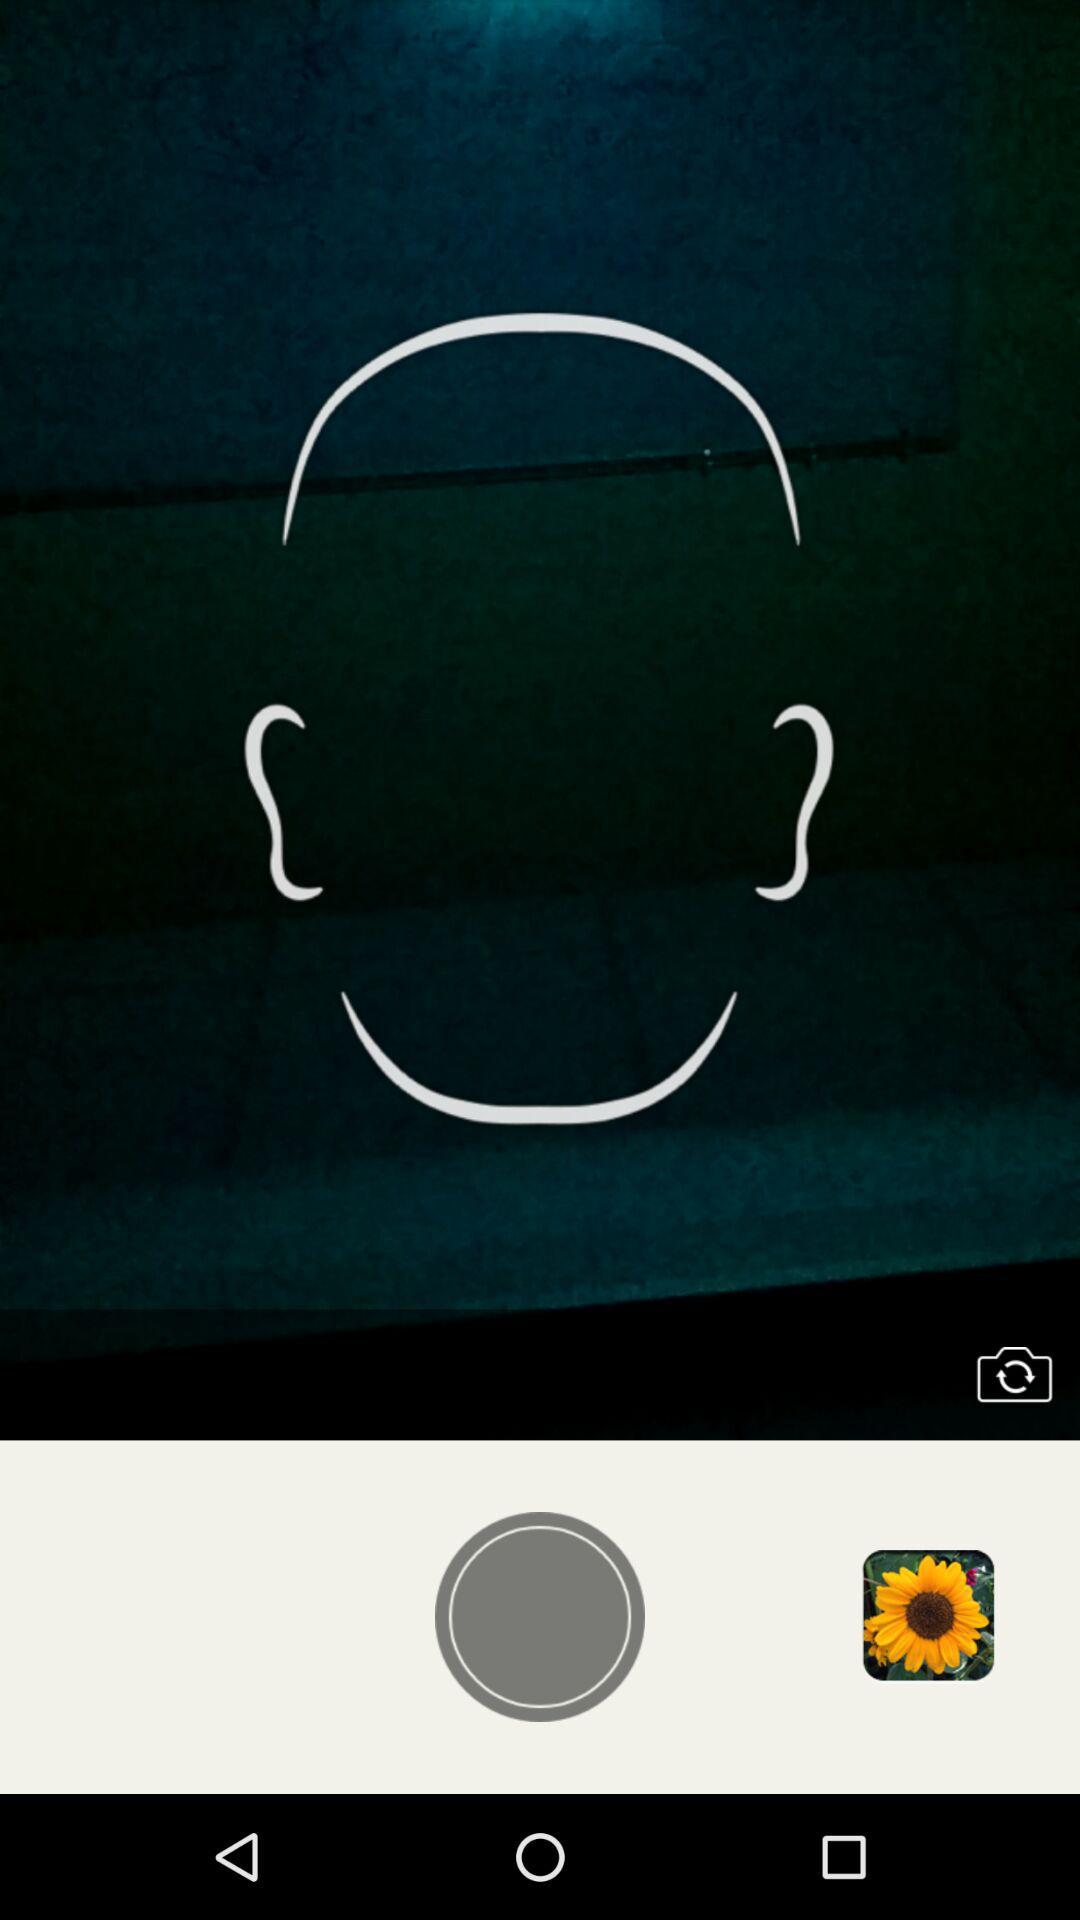 This screenshot has width=1080, height=1920. Describe the element at coordinates (540, 1617) in the screenshot. I see `take photo` at that location.